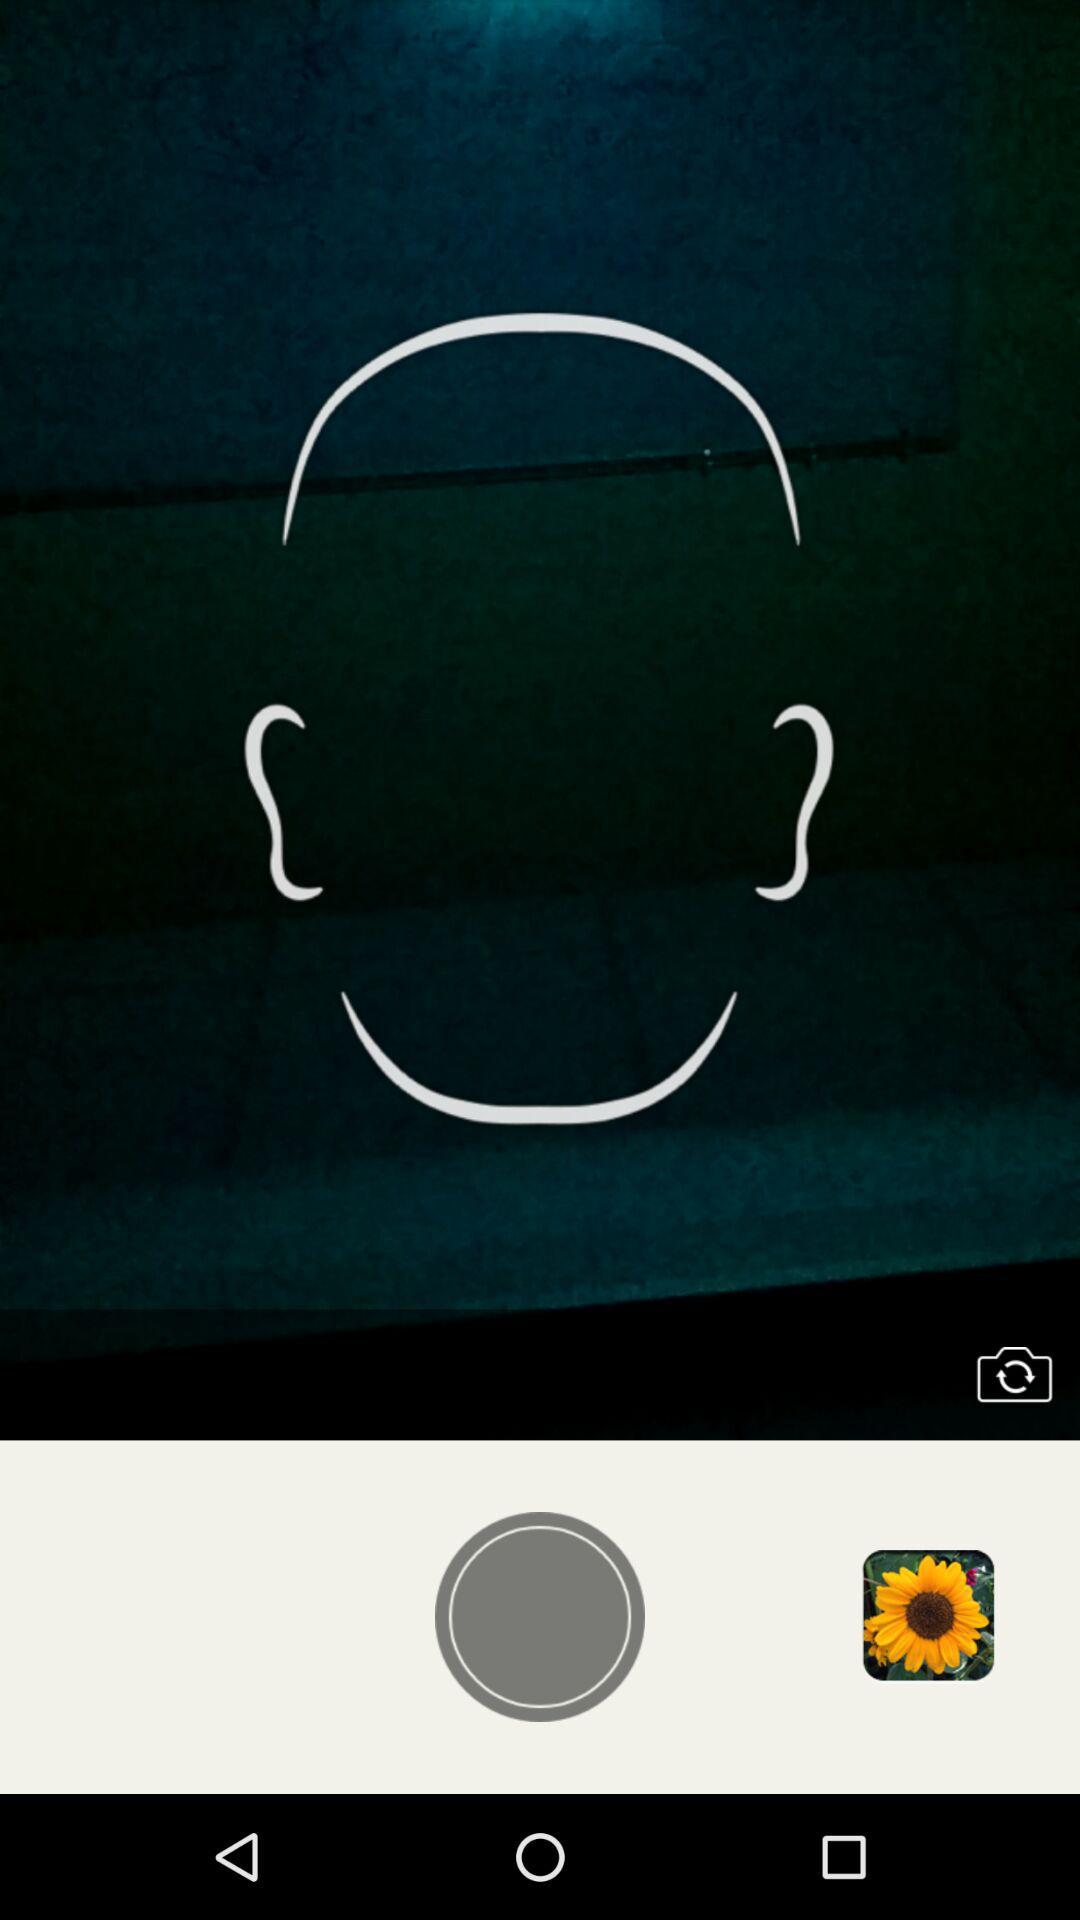 This screenshot has width=1080, height=1920. Describe the element at coordinates (540, 1617) in the screenshot. I see `take photo` at that location.